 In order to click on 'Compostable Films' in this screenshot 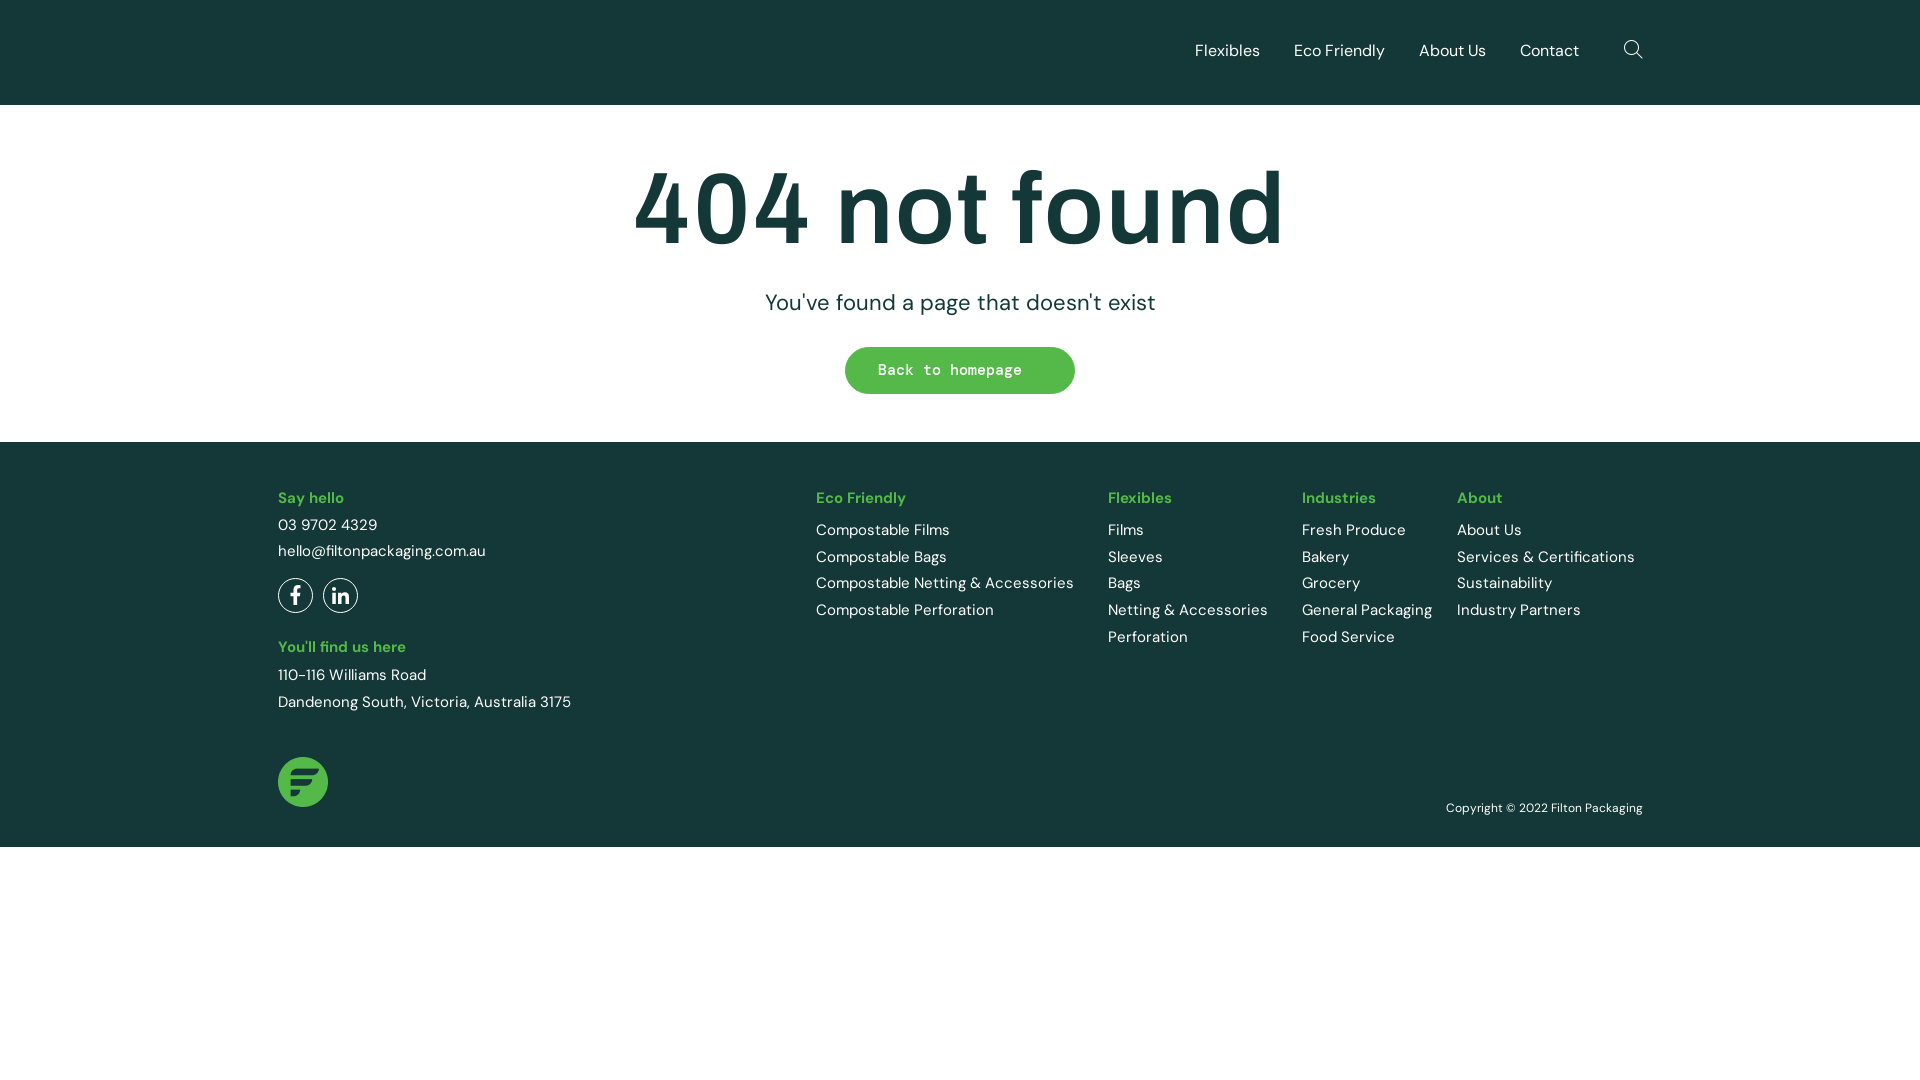, I will do `click(882, 528)`.